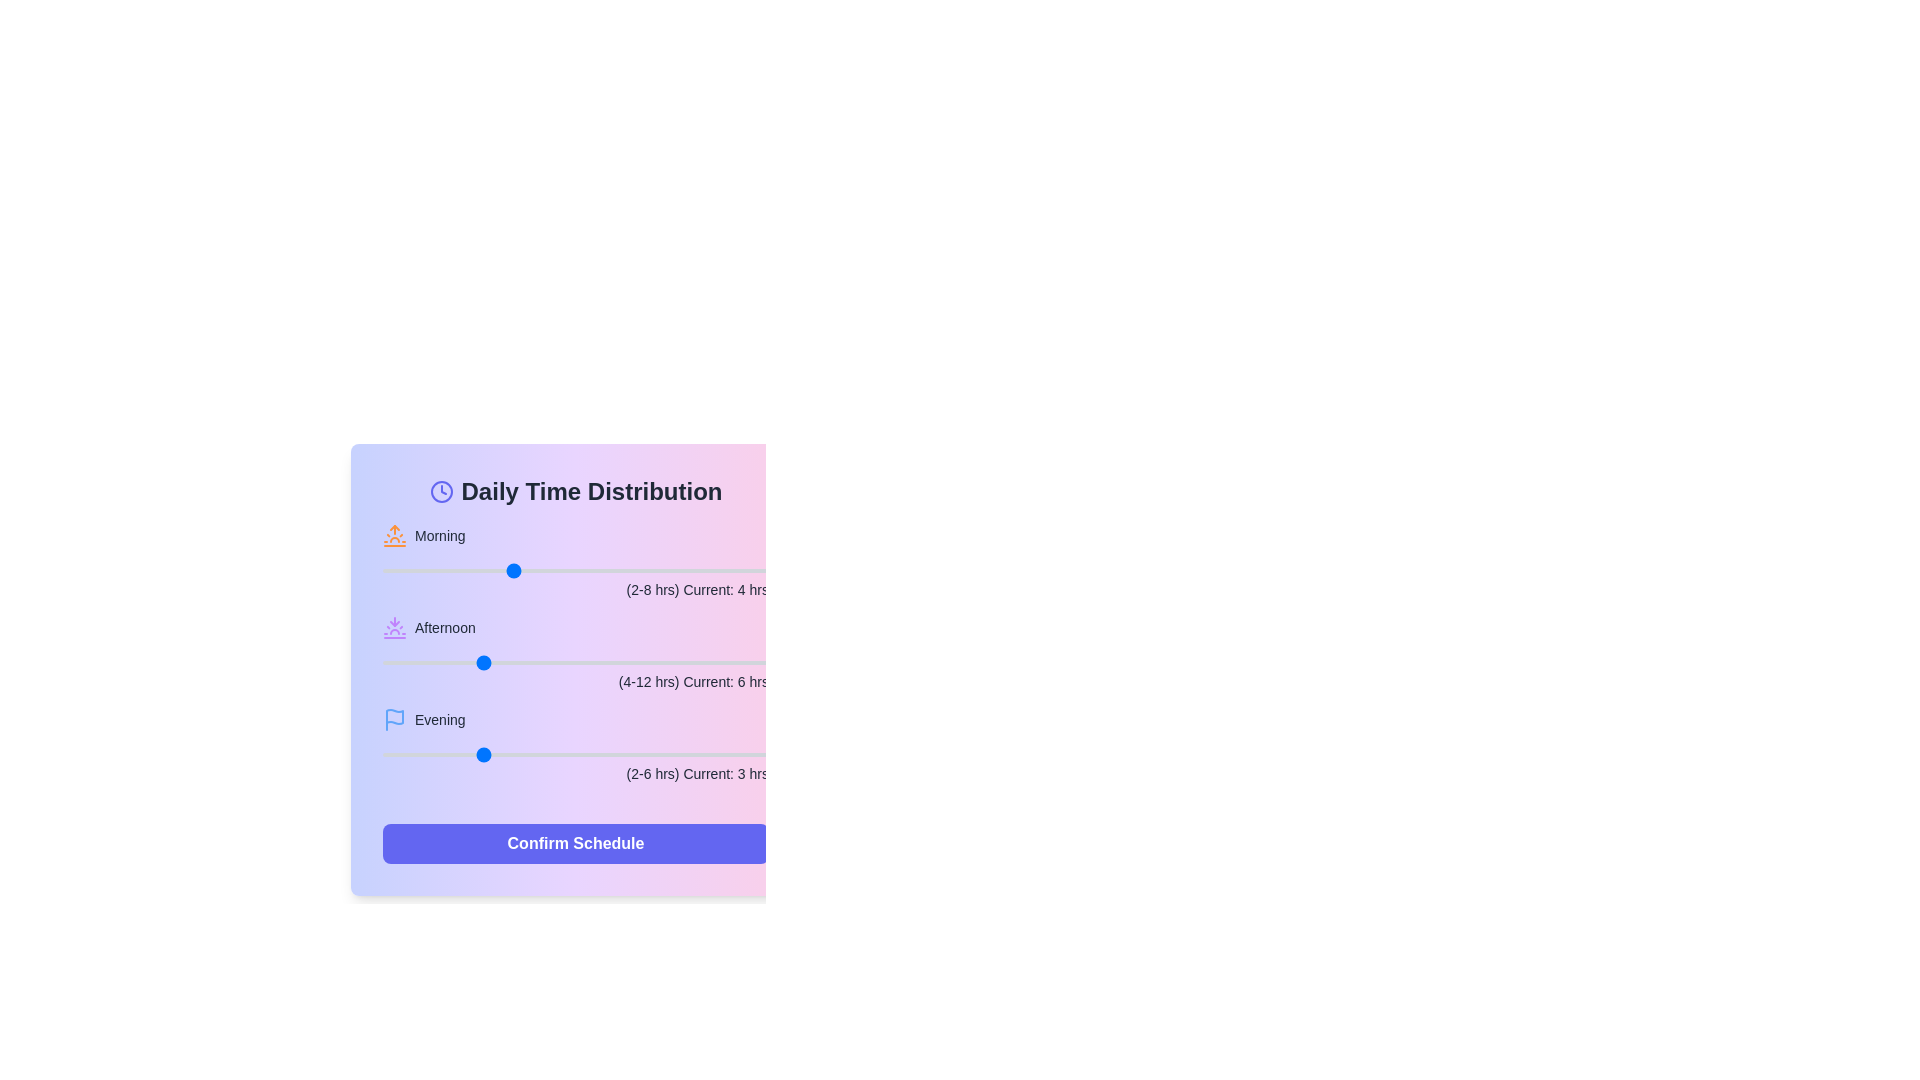 The image size is (1920, 1080). I want to click on the time icon located on the left side of the 'Daily Time Distribution' header, so click(440, 492).